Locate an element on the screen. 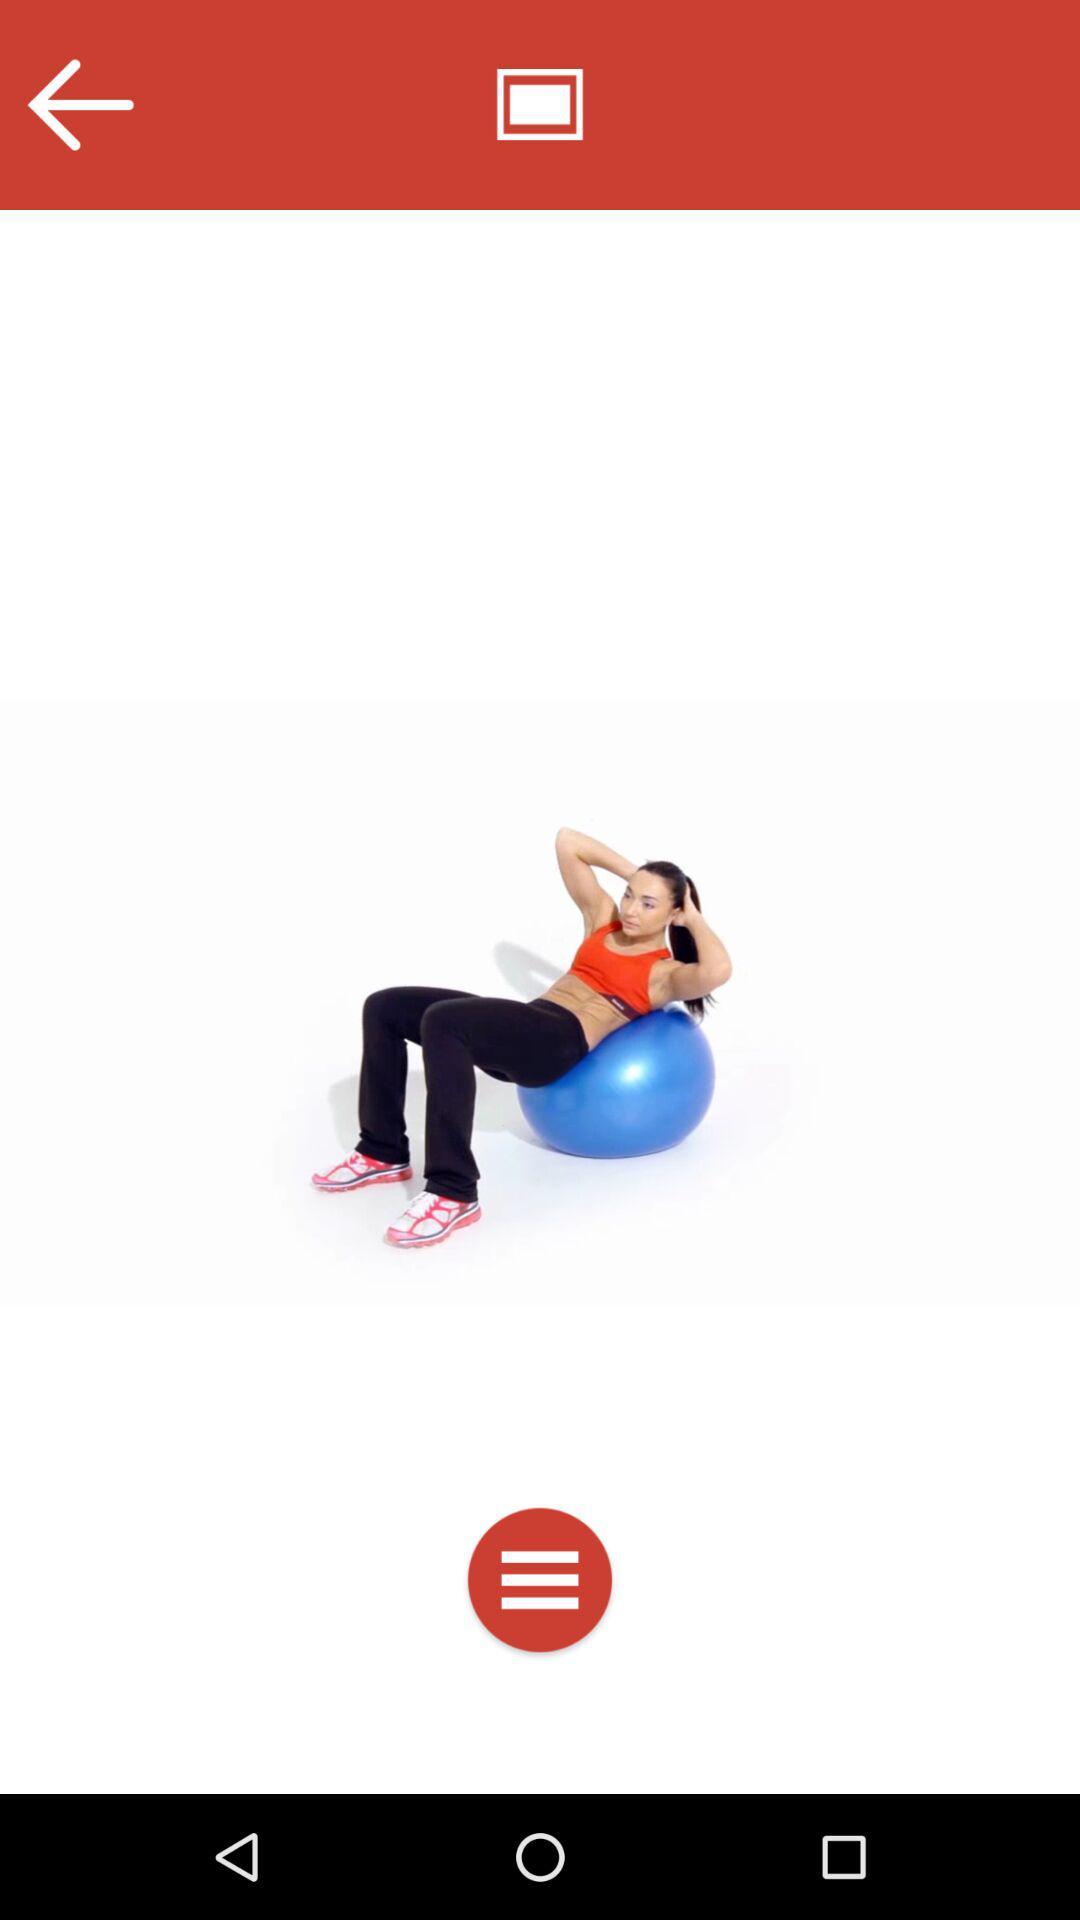 The height and width of the screenshot is (1920, 1080). open menu is located at coordinates (540, 1583).